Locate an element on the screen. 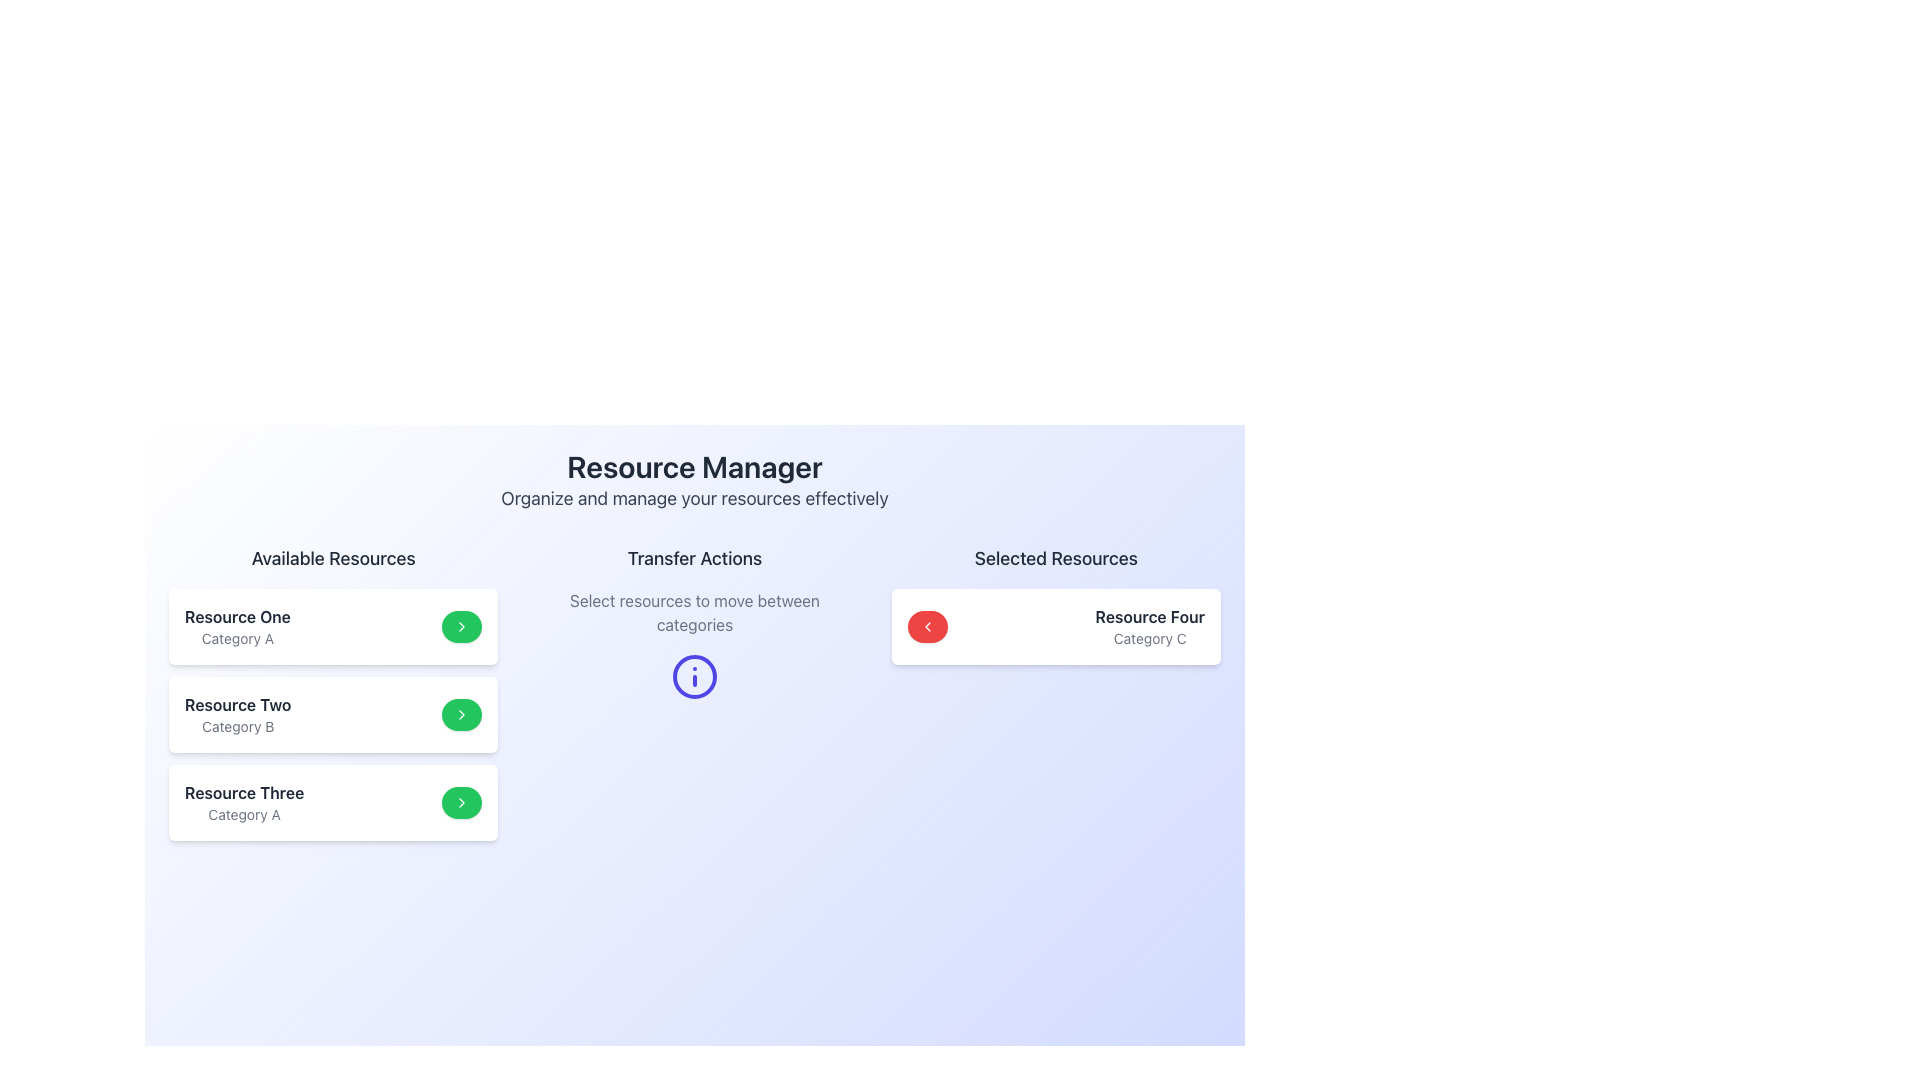  the text label that specifies the name of a resource, located under 'Available Resources' as the third item in the vertical list is located at coordinates (243, 792).